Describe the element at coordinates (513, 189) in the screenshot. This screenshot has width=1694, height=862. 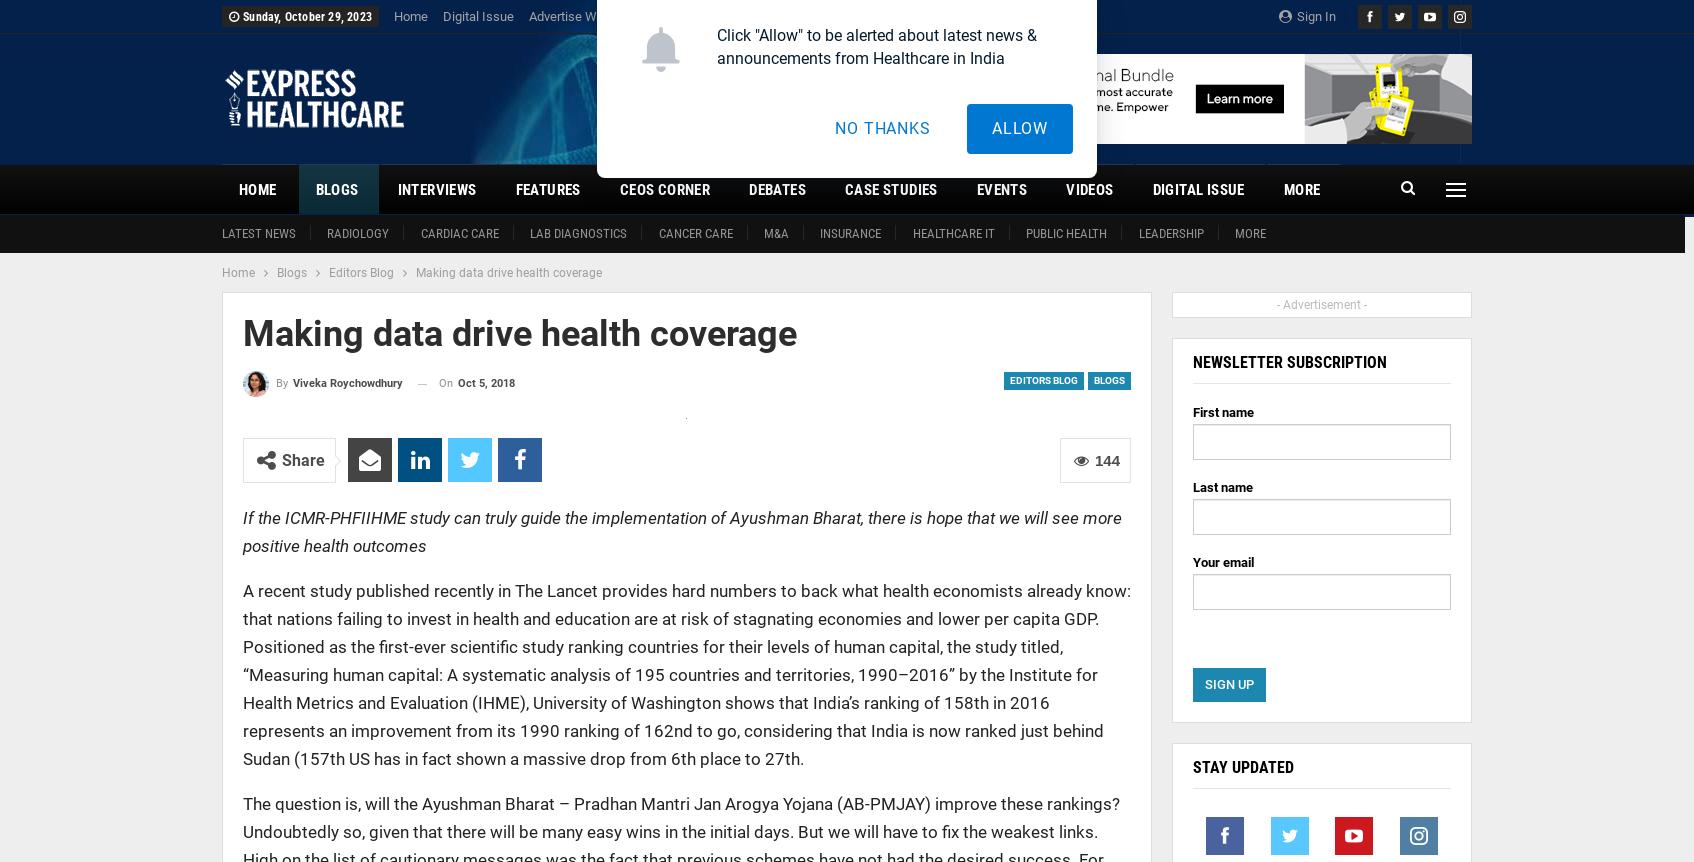
I see `'Features'` at that location.